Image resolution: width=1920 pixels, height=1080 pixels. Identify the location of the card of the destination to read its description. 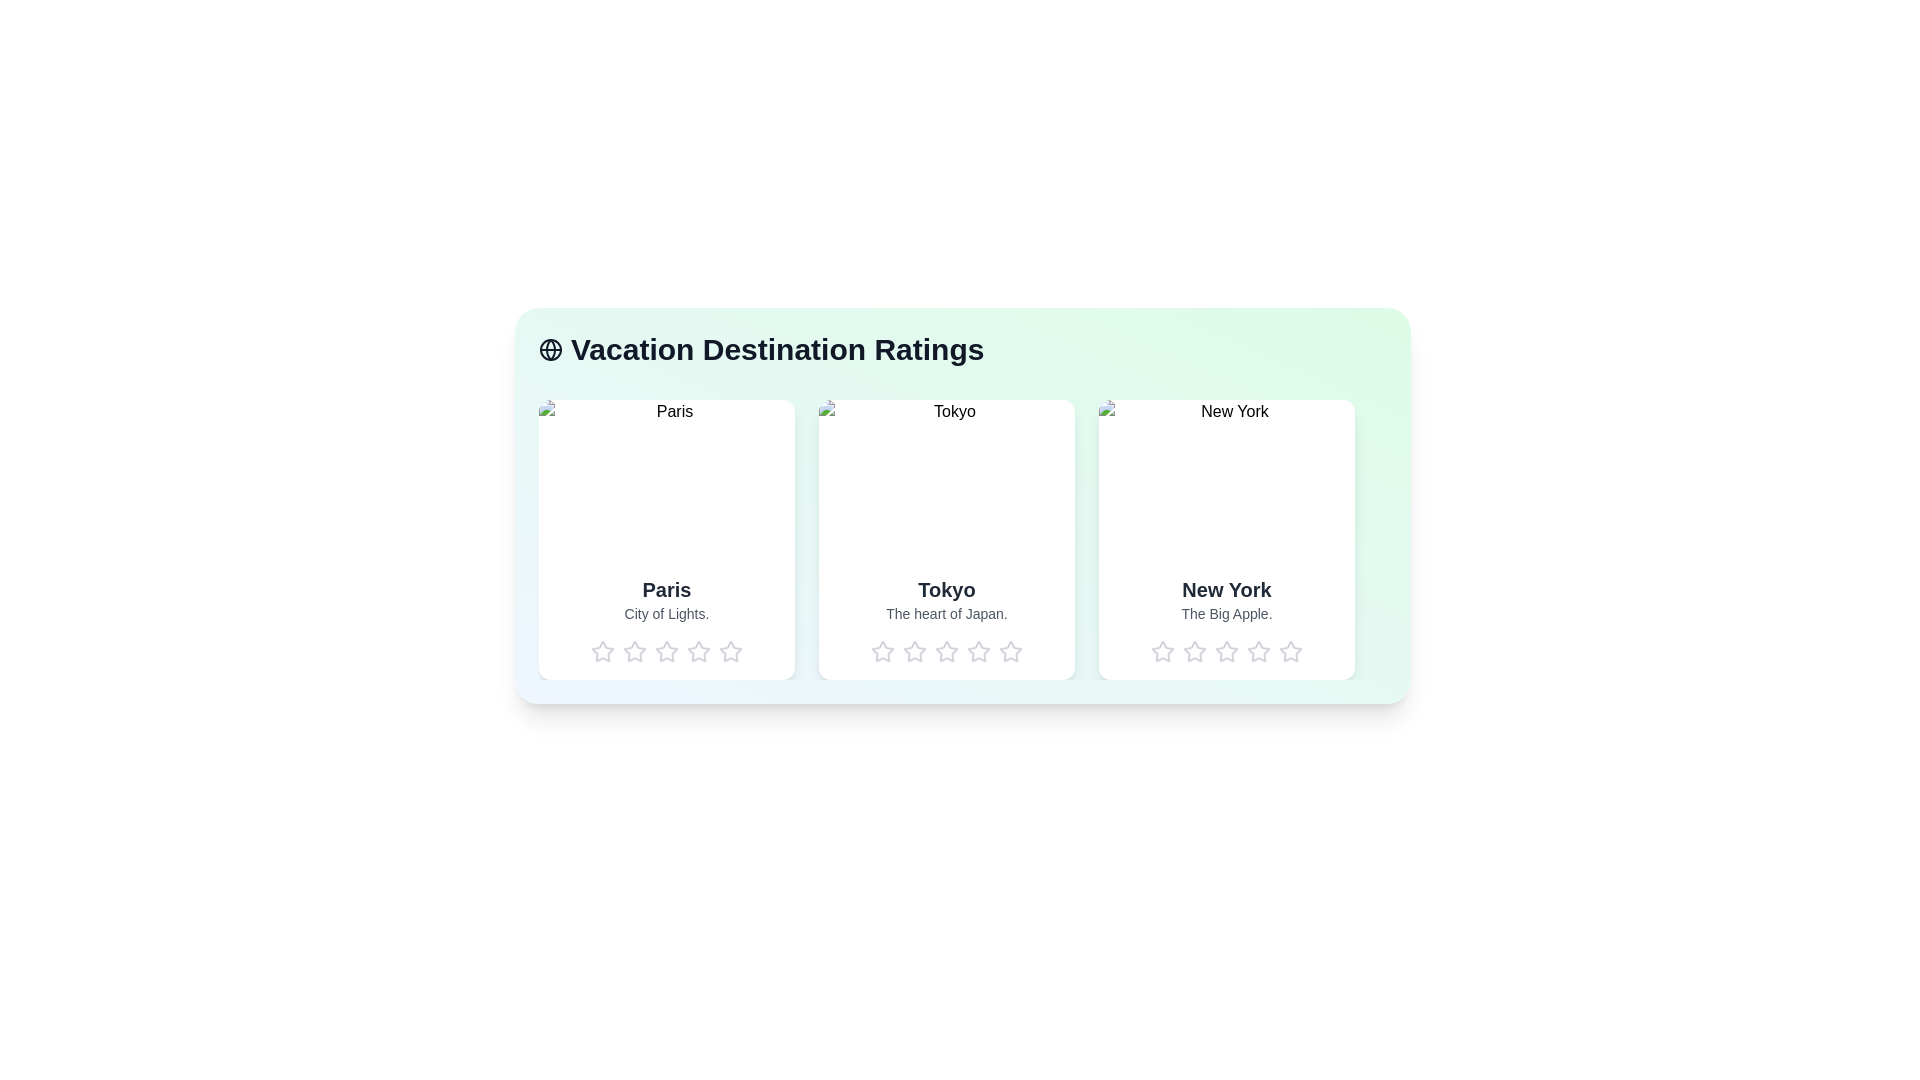
(667, 540).